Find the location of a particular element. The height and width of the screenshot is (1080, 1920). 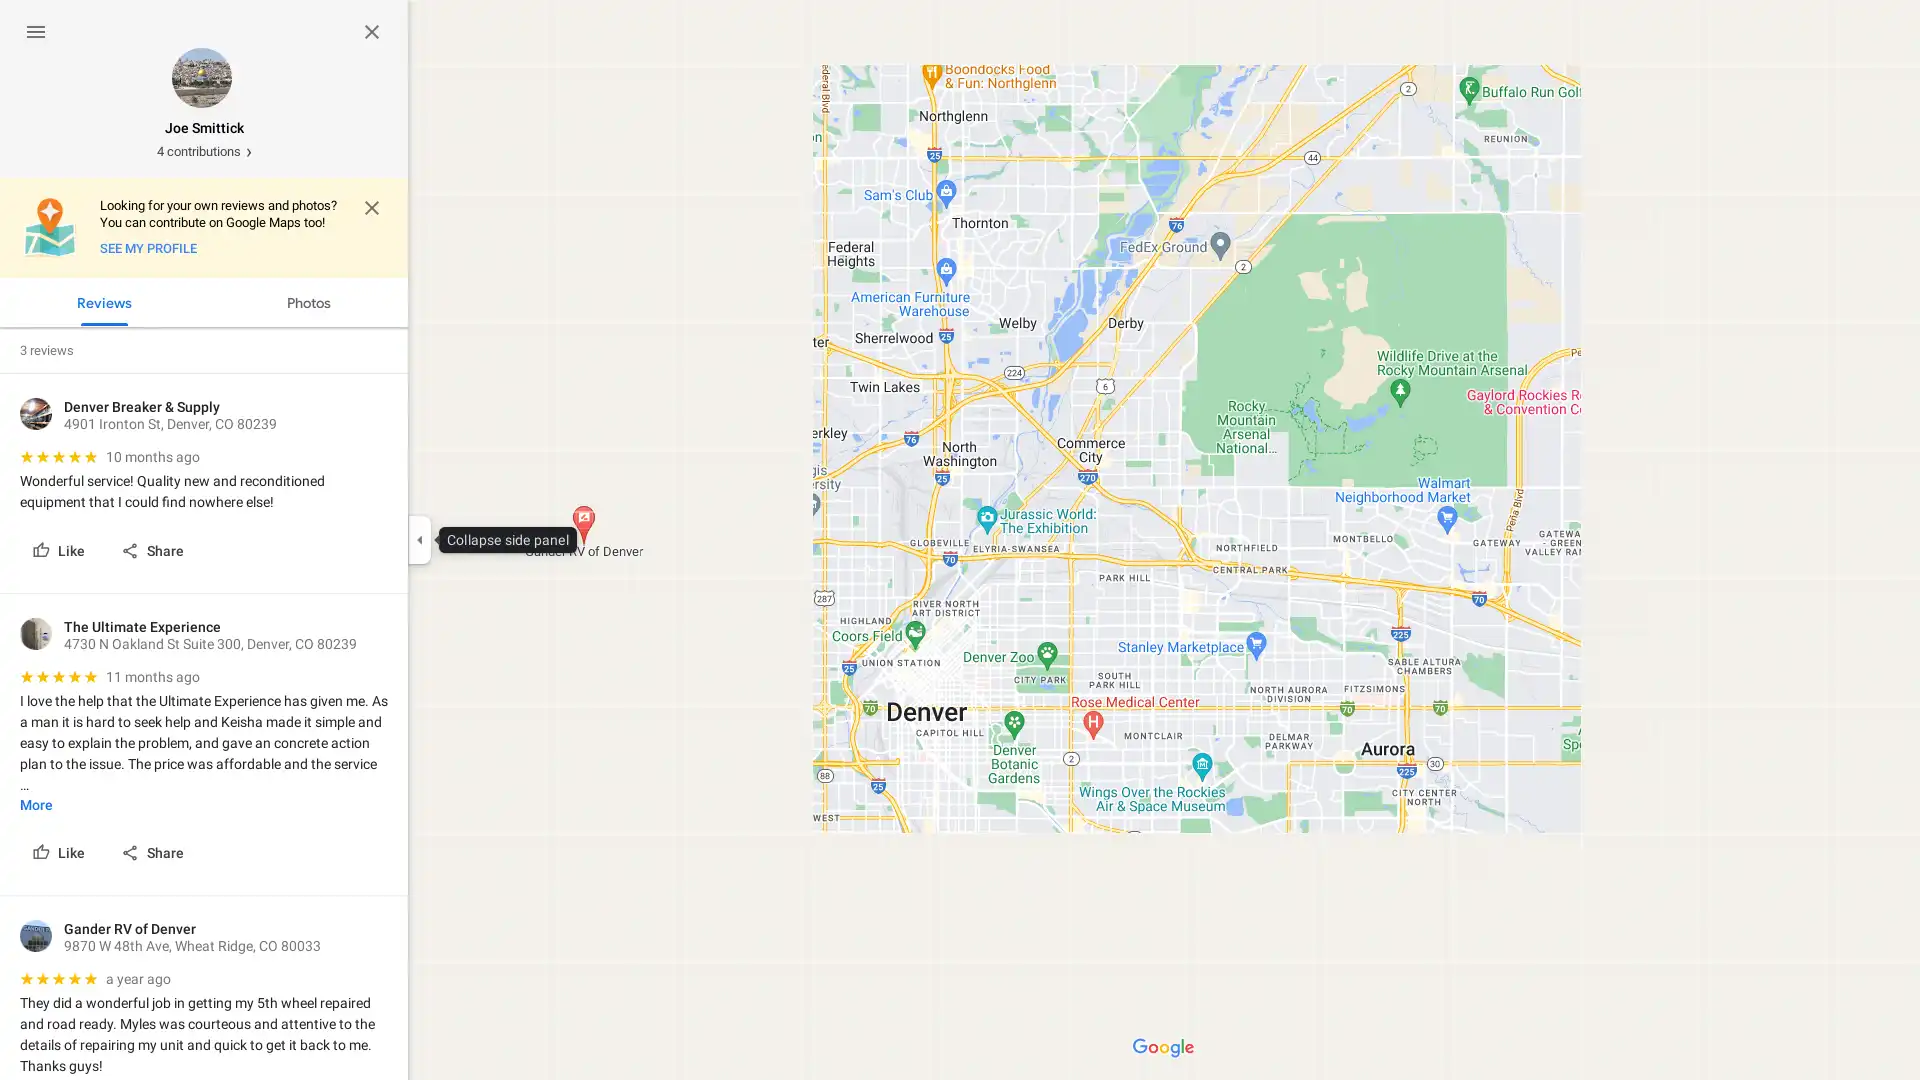

Dismiss is located at coordinates (372, 208).